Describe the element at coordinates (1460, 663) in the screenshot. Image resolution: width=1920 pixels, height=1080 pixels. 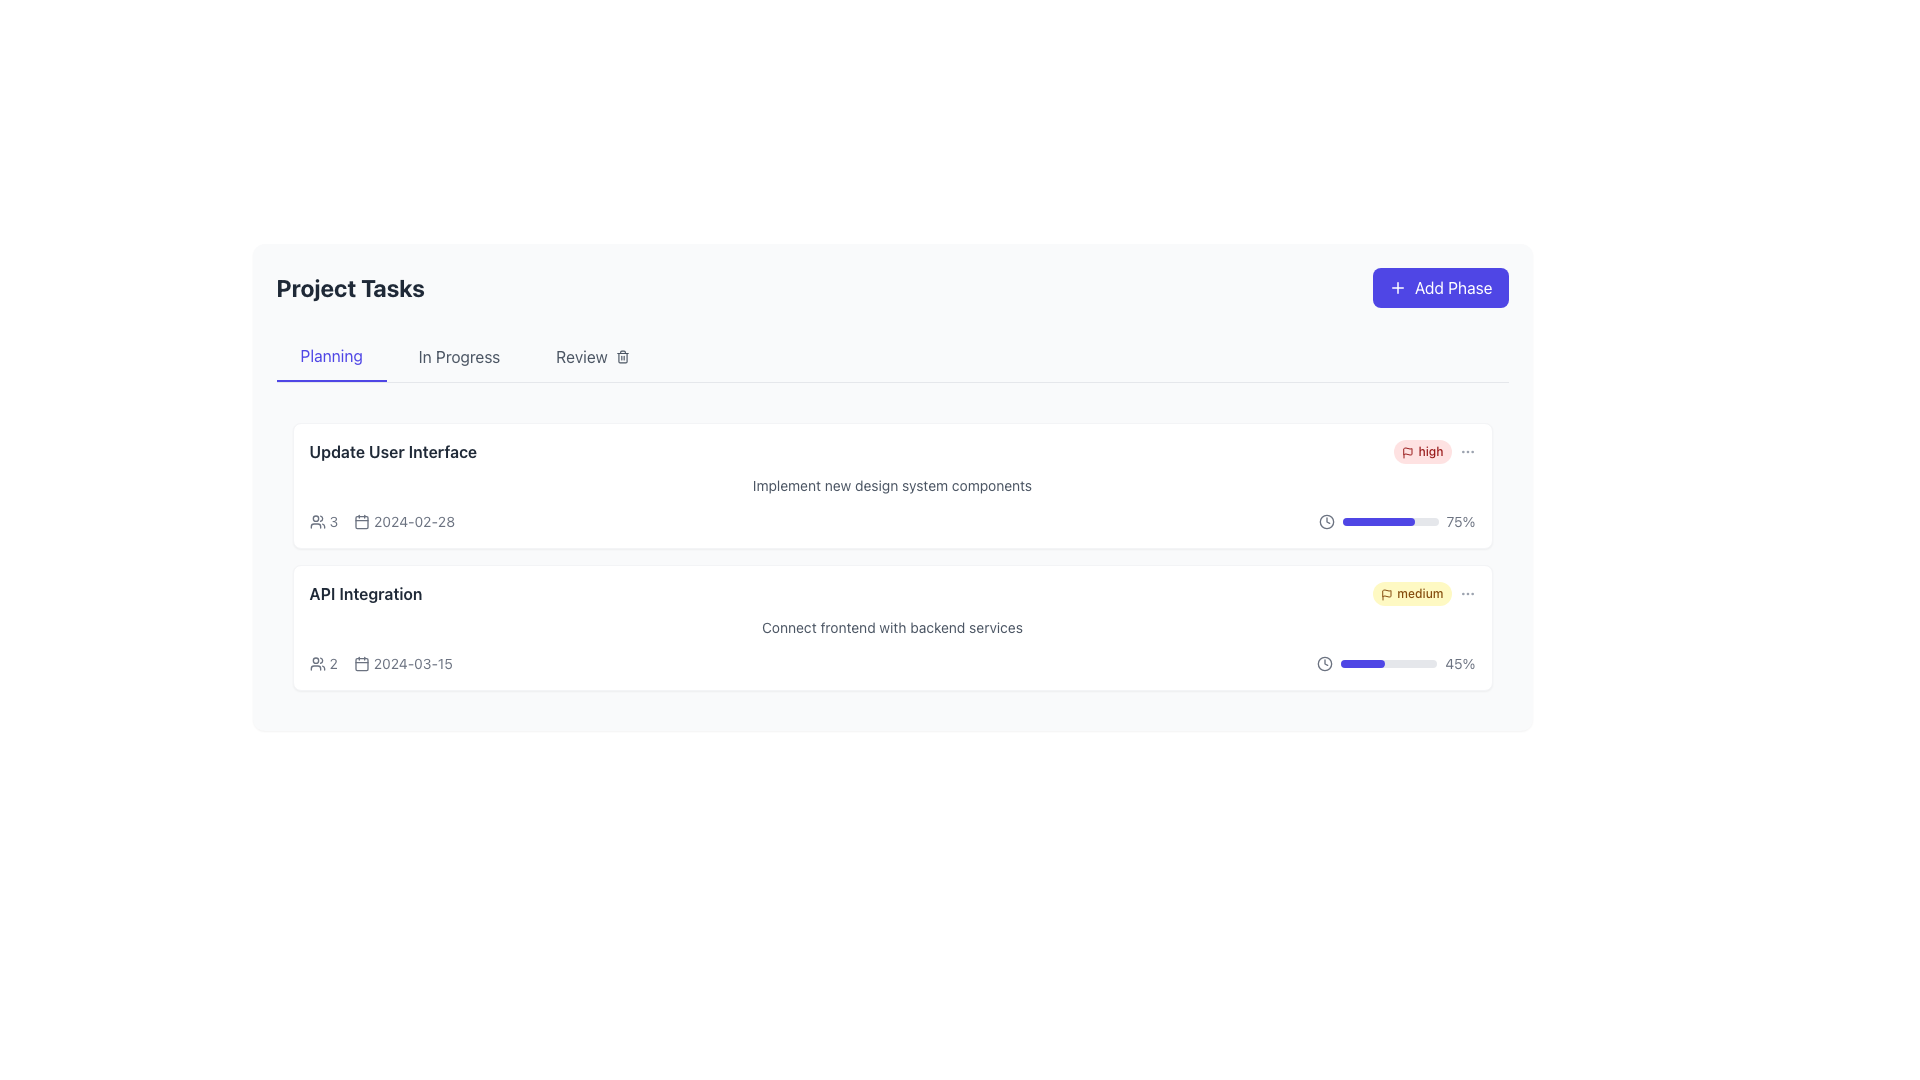
I see `the text label indicating the percentage of progress for the task 'API Integration', located to the right of the progress bar and adjacent to the text 'medium'` at that location.